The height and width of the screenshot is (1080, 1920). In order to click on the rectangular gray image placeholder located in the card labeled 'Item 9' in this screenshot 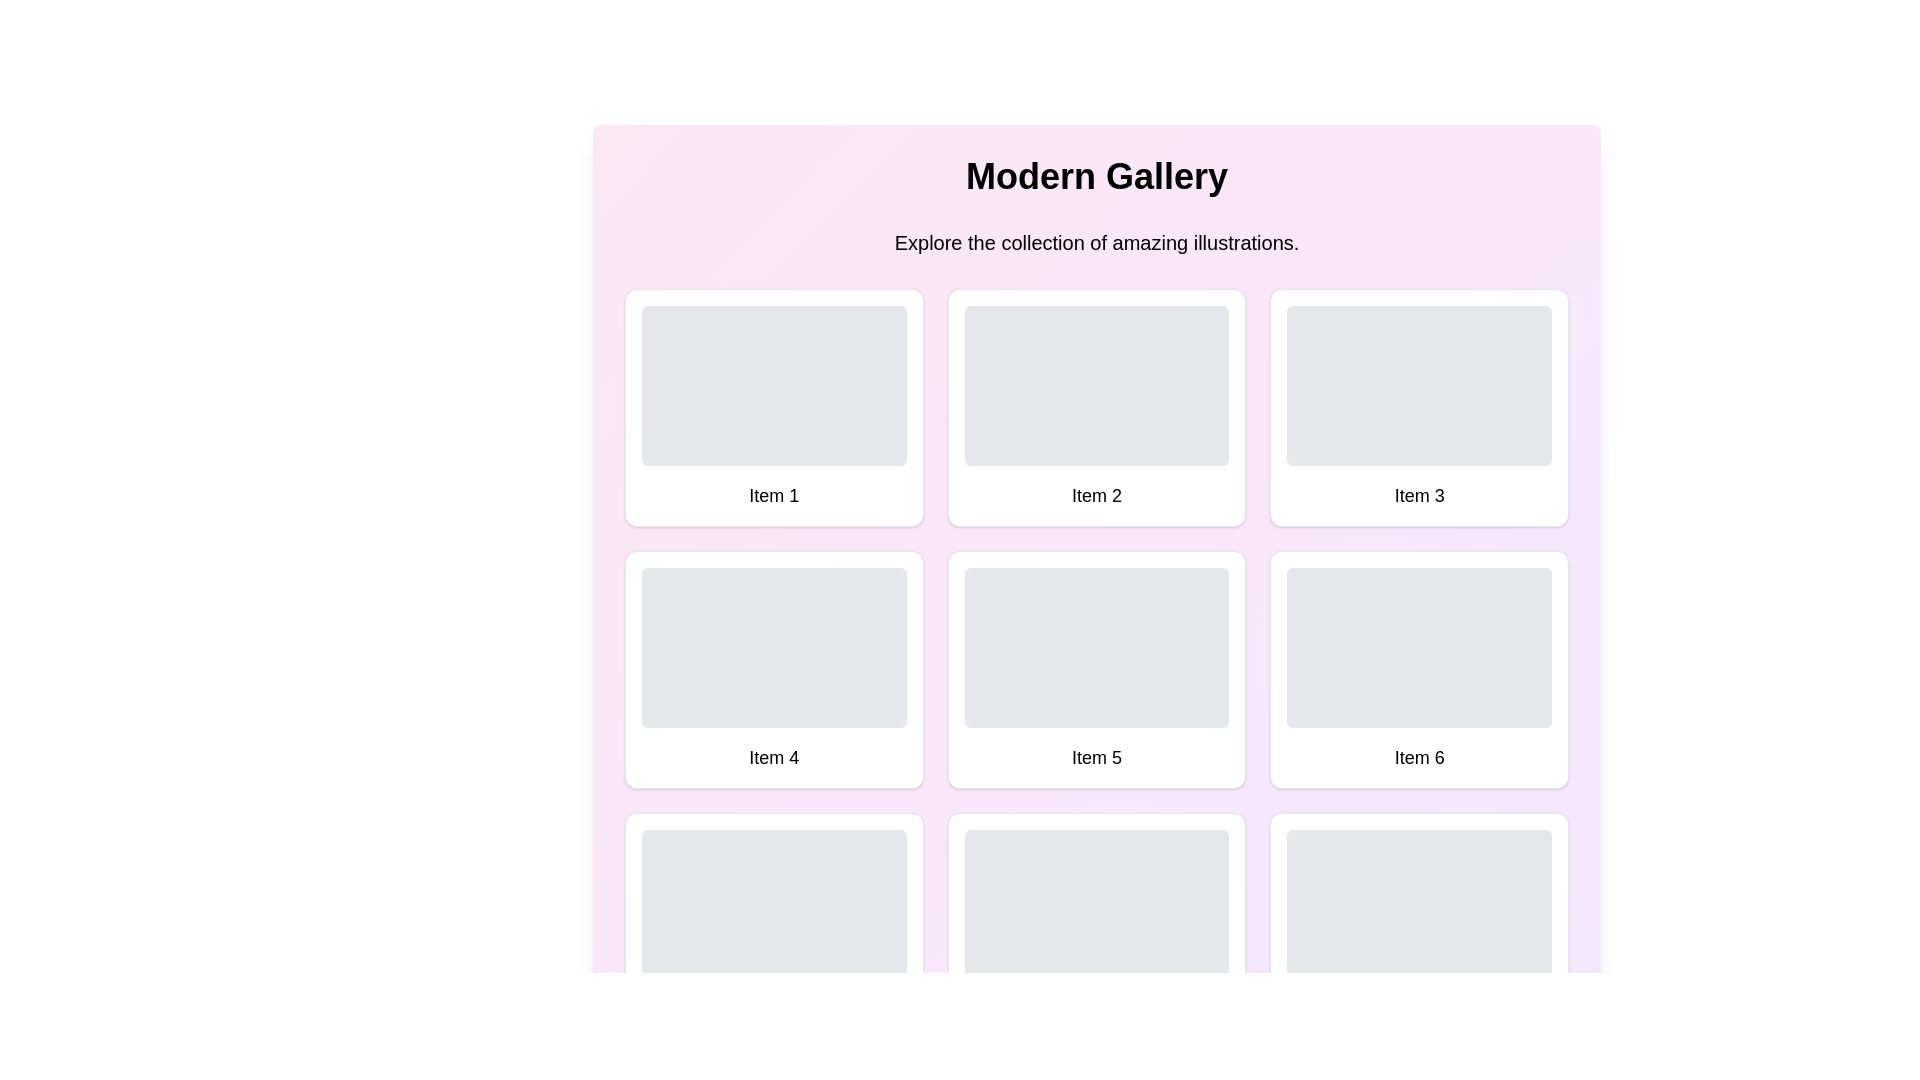, I will do `click(1418, 910)`.